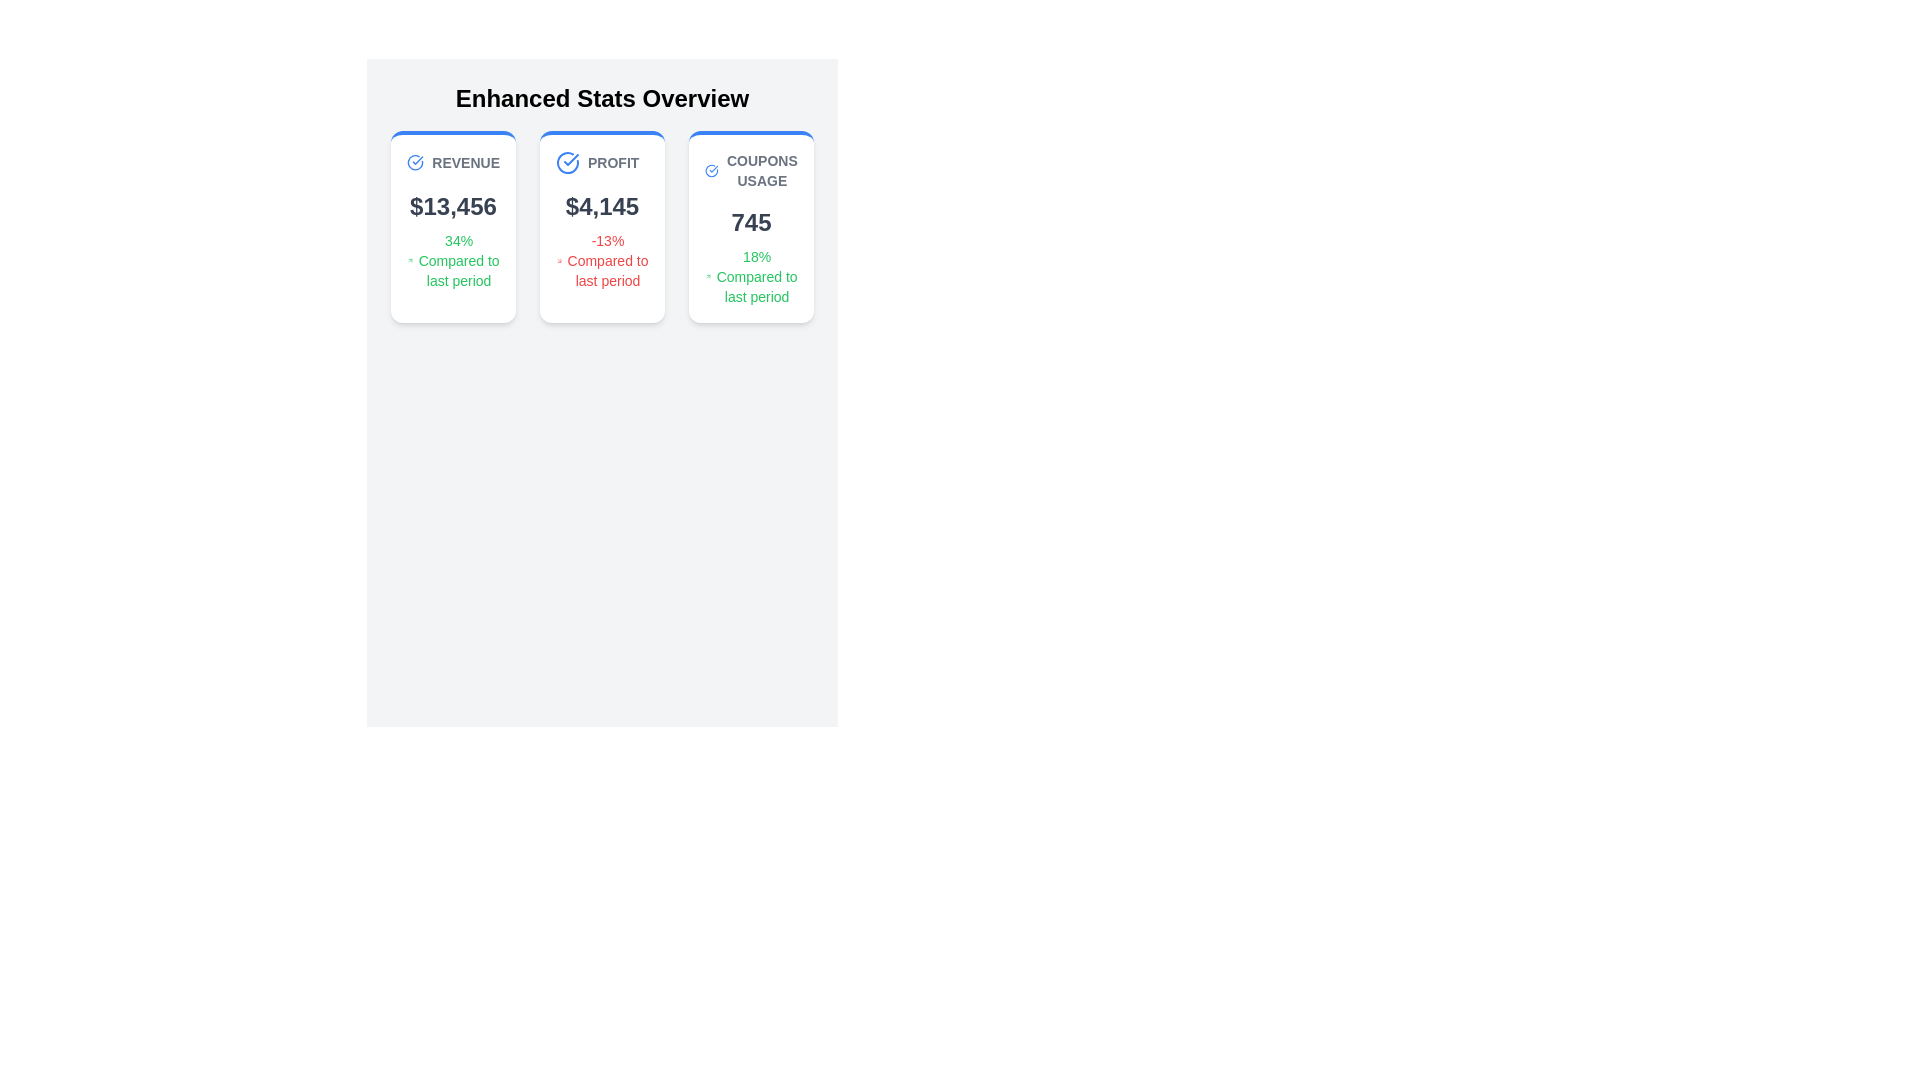  What do you see at coordinates (452, 207) in the screenshot?
I see `displayed text '$13,456' from the Text Display element styled with 'text-gray-700 text-2xl font-bold', located below the heading 'REVENUE'` at bounding box center [452, 207].